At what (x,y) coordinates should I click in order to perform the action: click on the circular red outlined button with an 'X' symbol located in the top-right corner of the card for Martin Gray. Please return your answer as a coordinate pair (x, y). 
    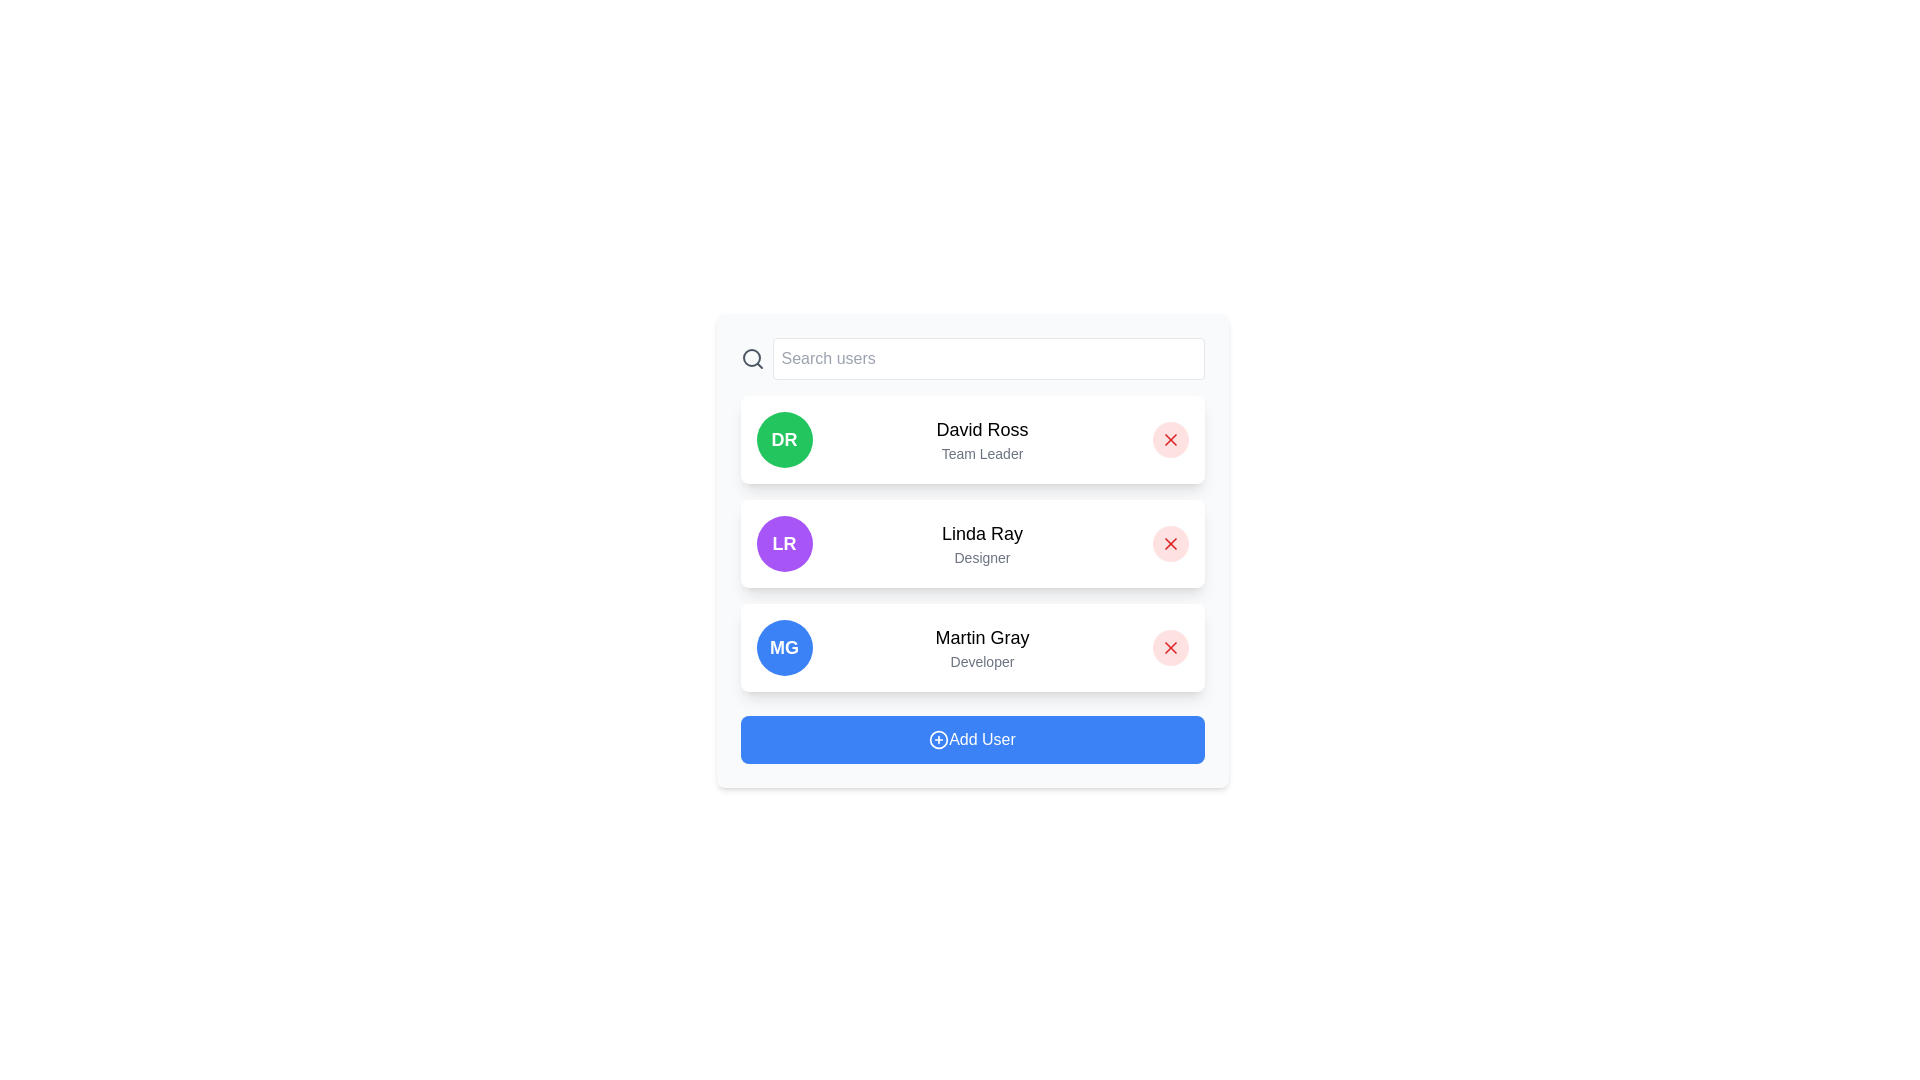
    Looking at the image, I should click on (1170, 648).